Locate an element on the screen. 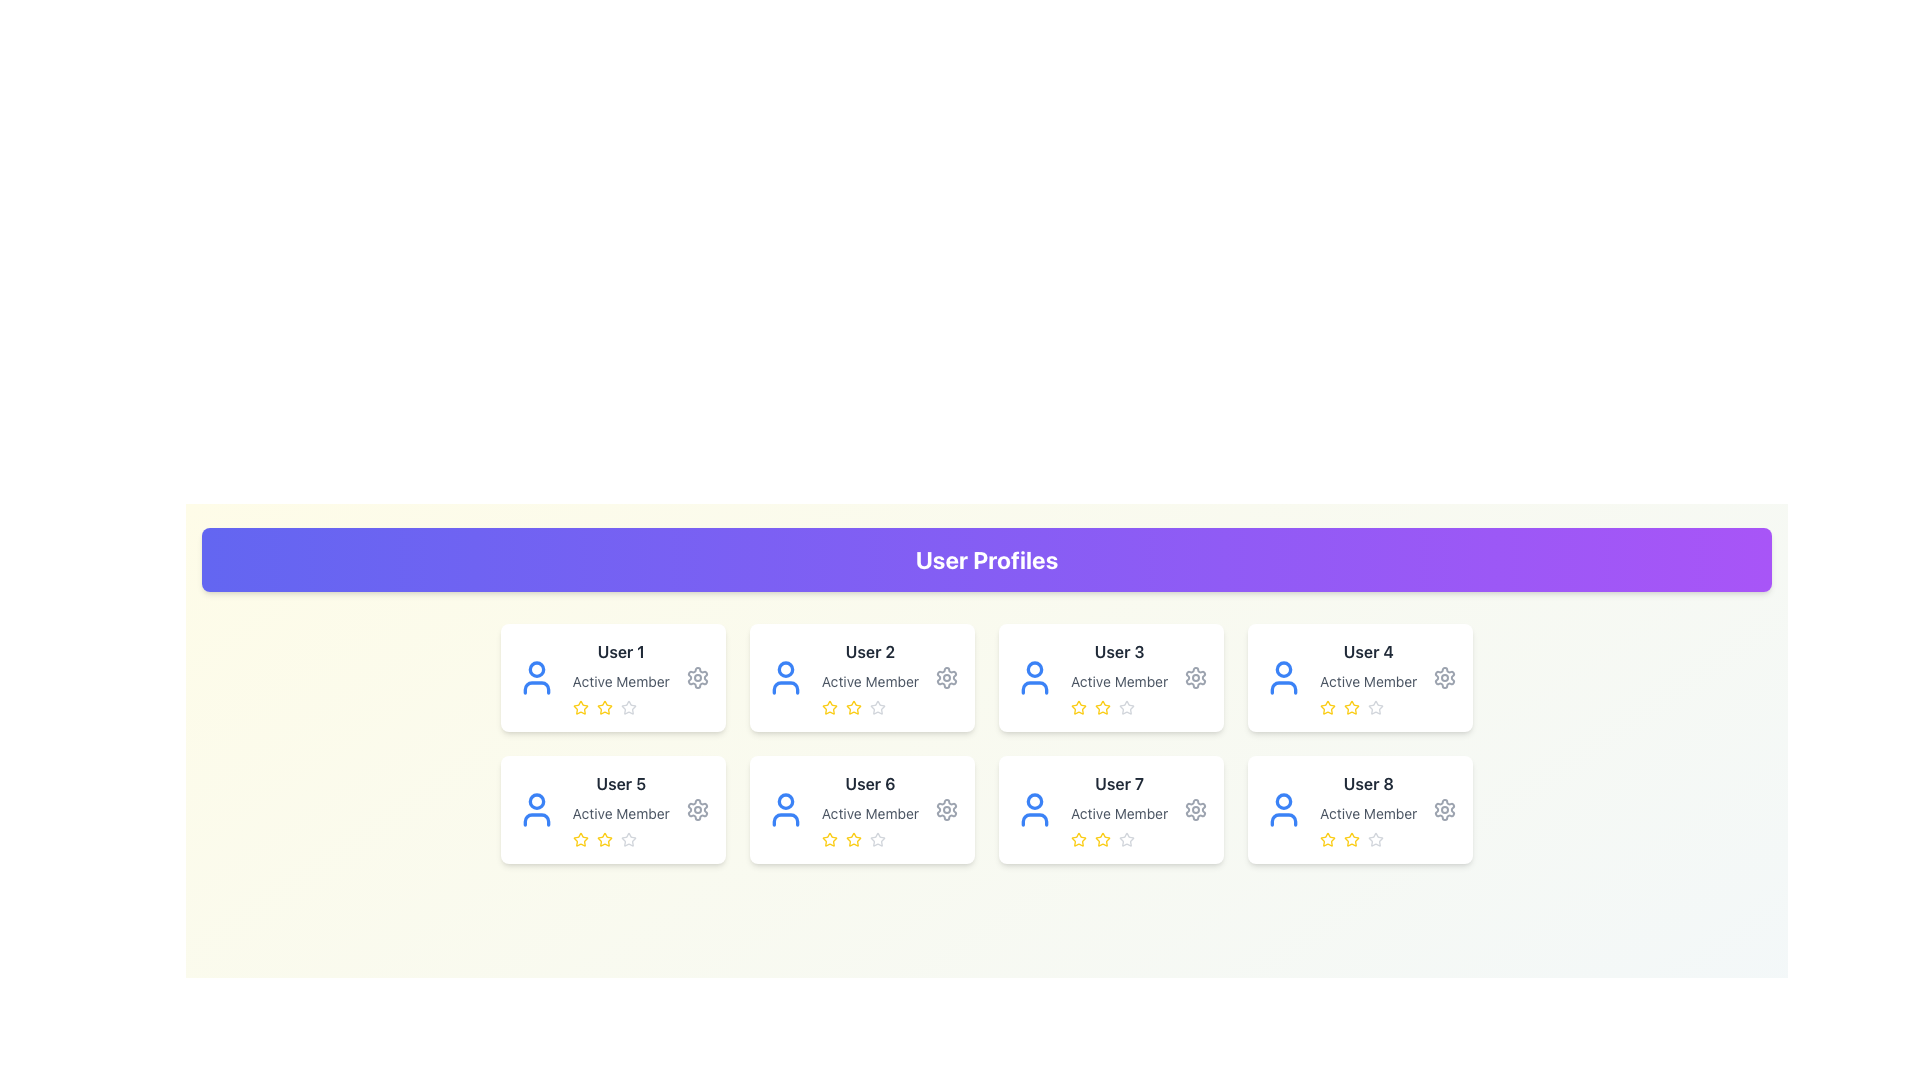 The width and height of the screenshot is (1920, 1080). the Rating Indicator element, which consists of five star icons, with the first two stars filled in yellow and the third star unfilled, located in the 'User 8' profile card below 'Active Member' is located at coordinates (1367, 840).